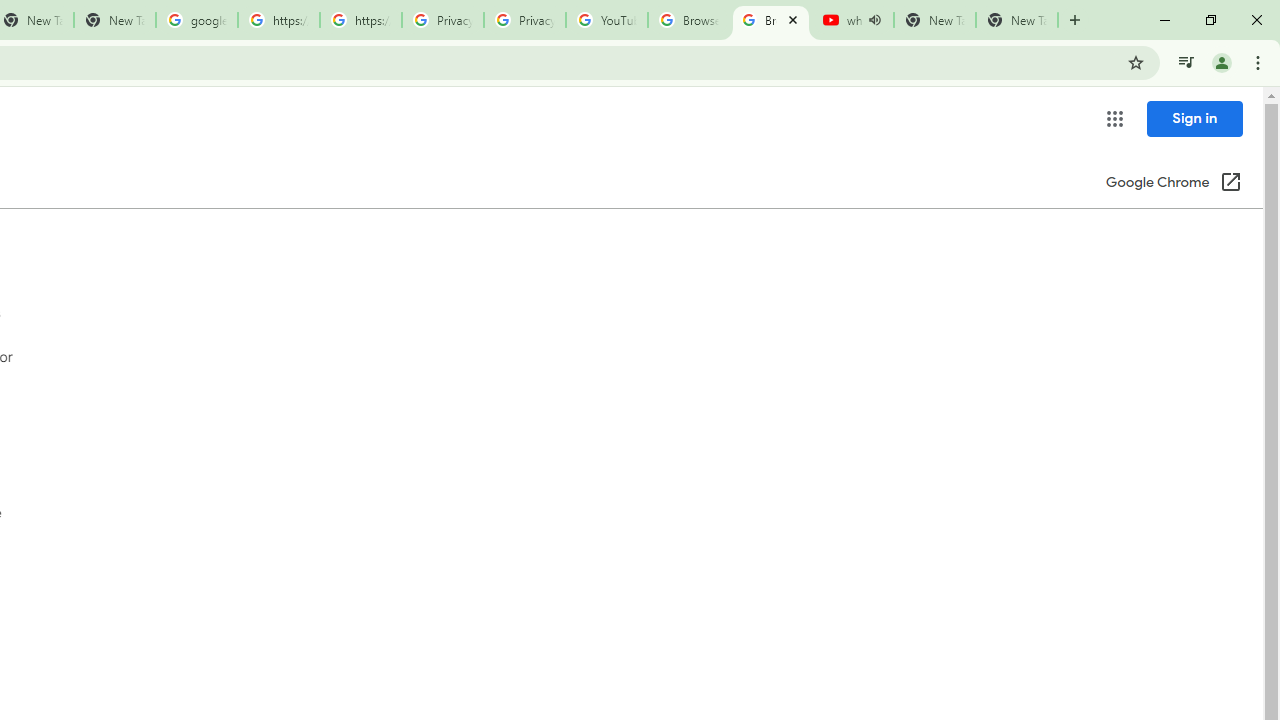 This screenshot has height=720, width=1280. Describe the element at coordinates (605, 20) in the screenshot. I see `'YouTube'` at that location.